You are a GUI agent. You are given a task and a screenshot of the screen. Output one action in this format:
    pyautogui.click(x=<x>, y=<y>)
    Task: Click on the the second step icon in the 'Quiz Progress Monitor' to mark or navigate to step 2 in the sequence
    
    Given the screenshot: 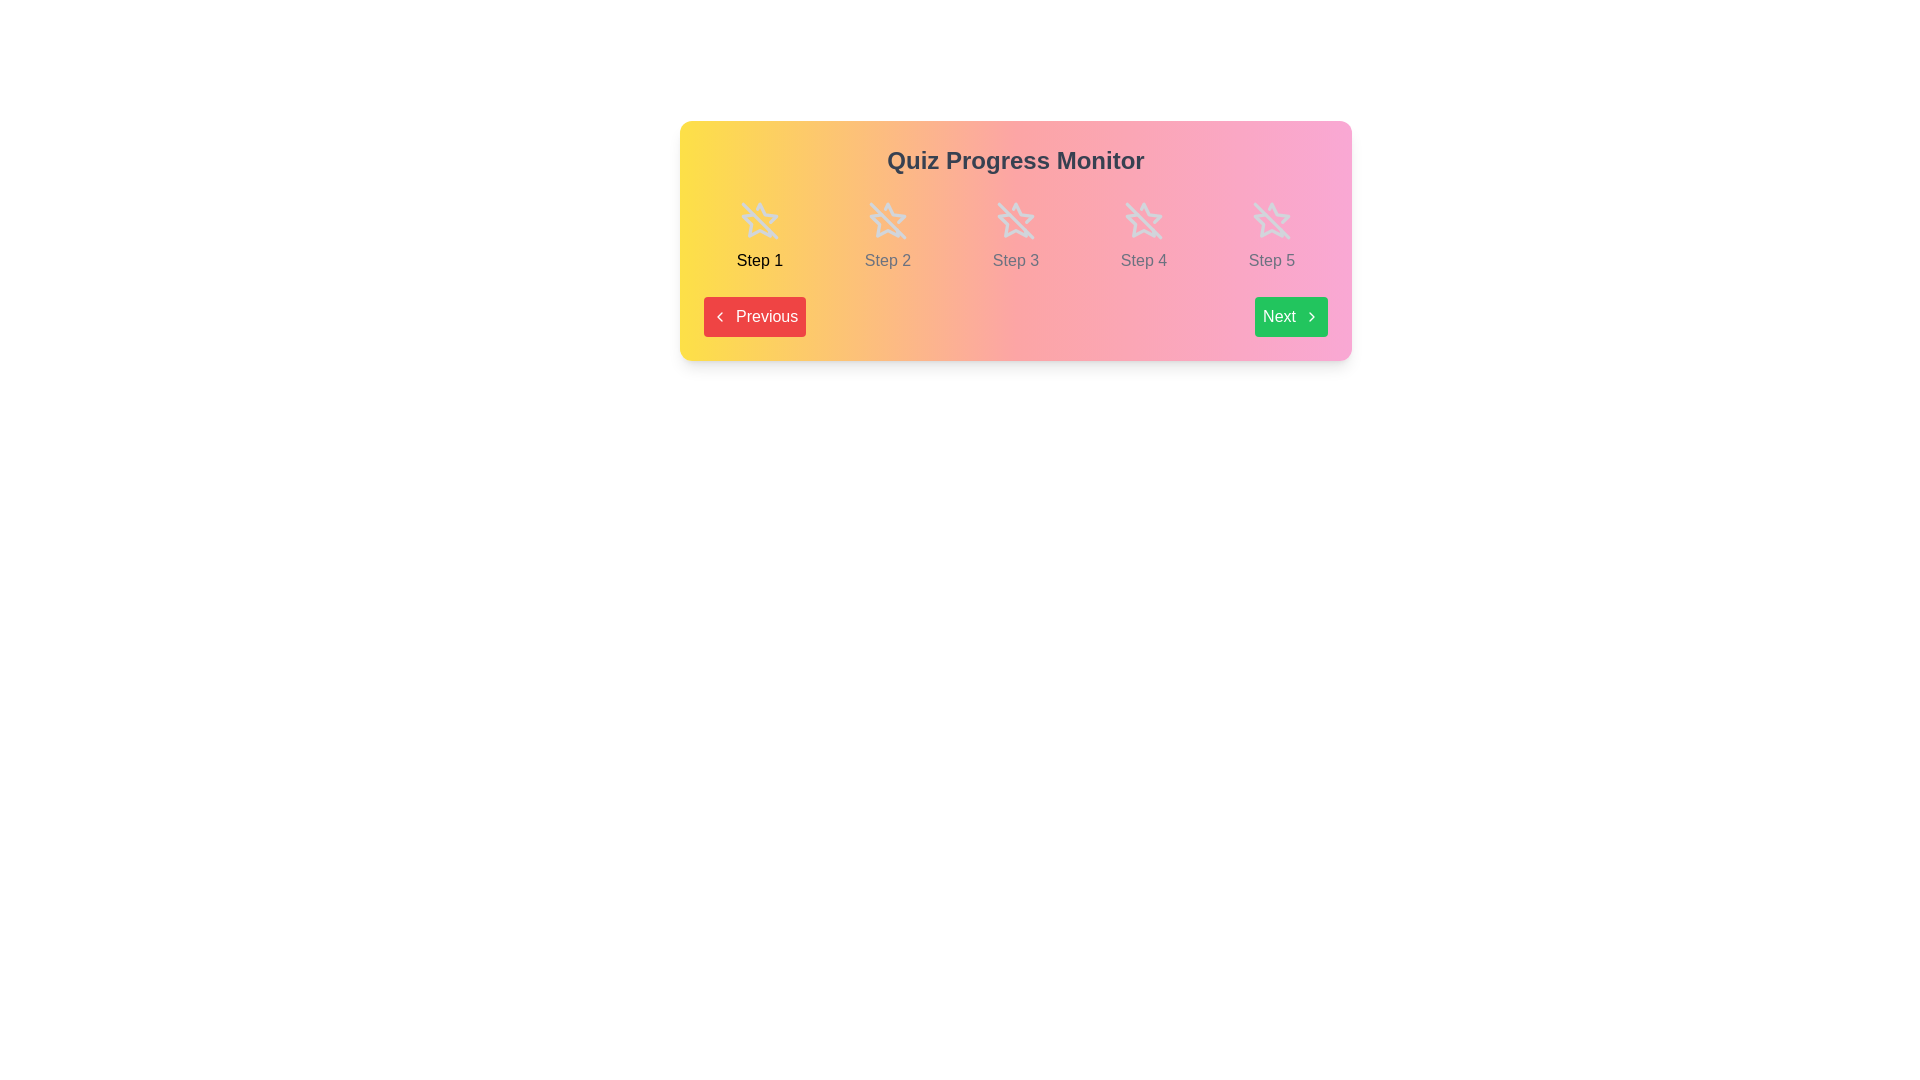 What is the action you would take?
    pyautogui.click(x=887, y=220)
    